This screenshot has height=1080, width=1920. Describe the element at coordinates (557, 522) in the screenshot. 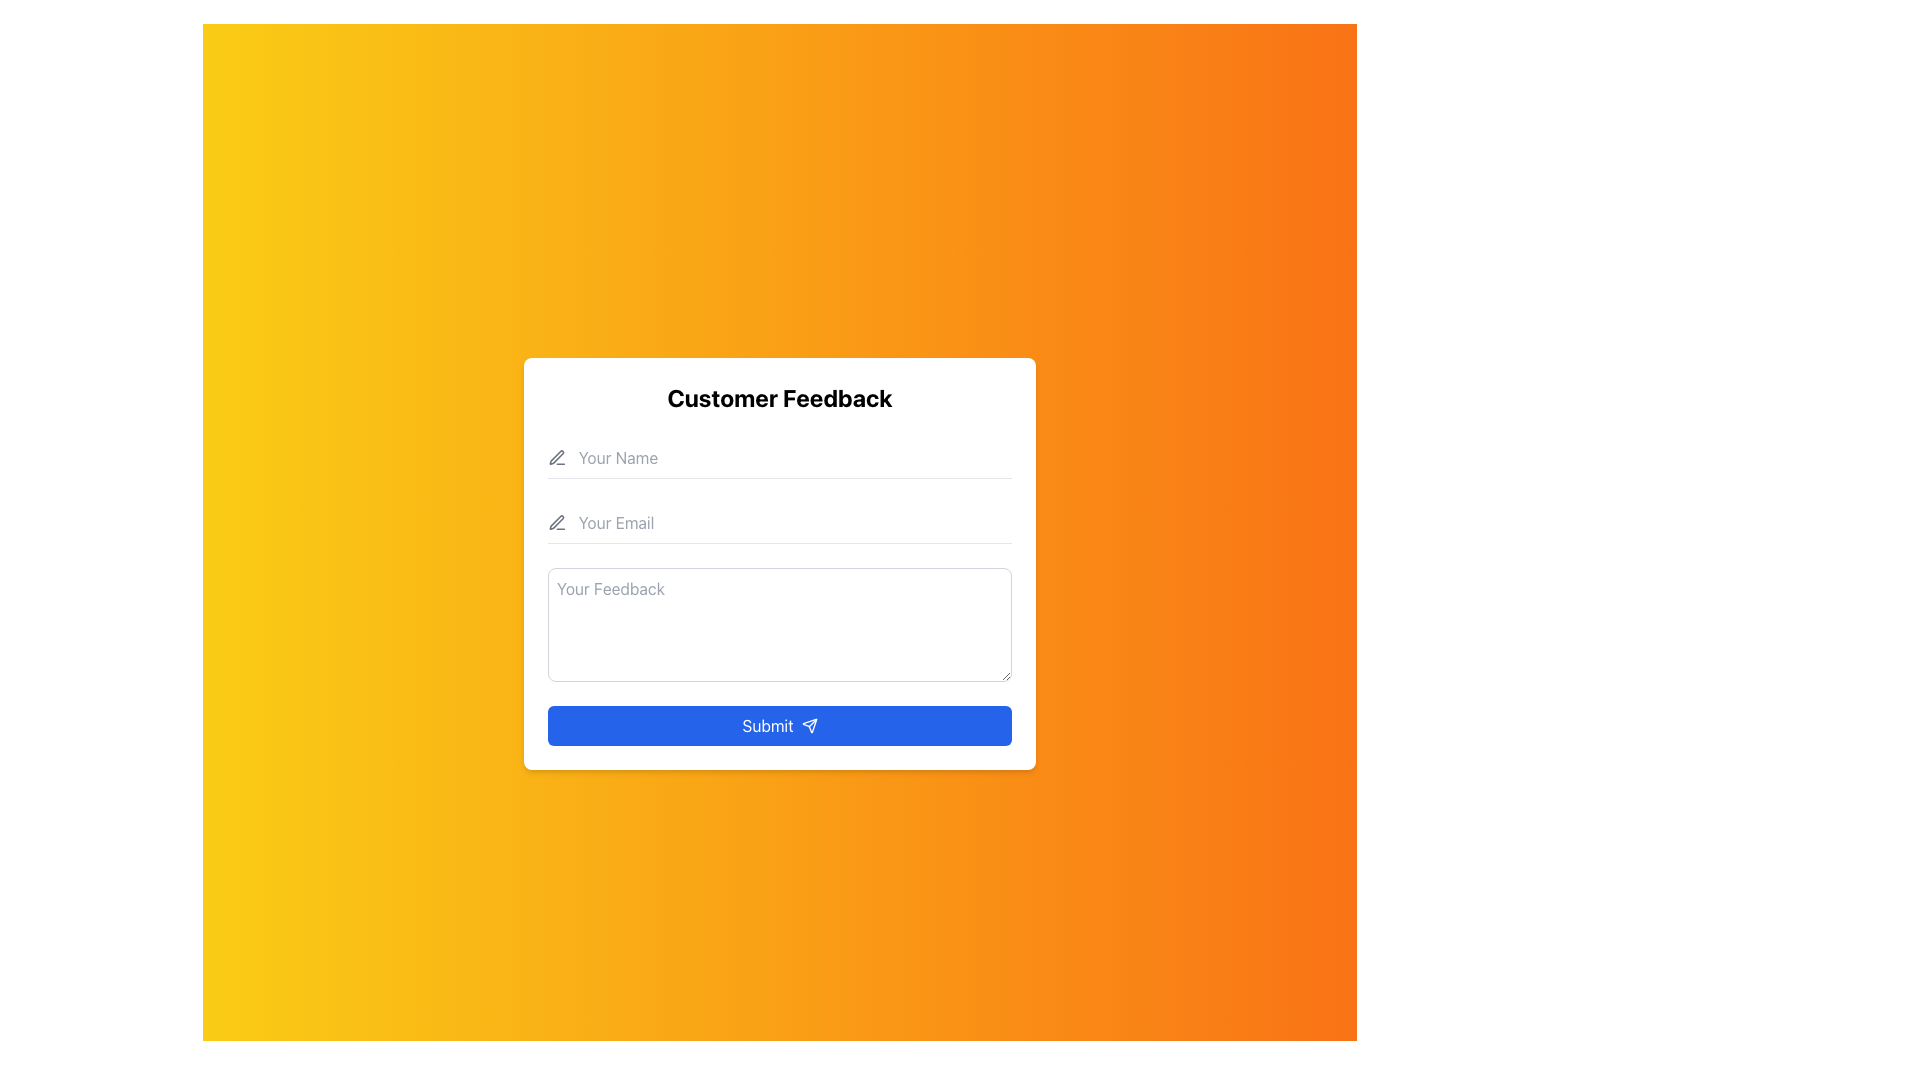

I see `the small pencil icon with a gray outline located to the left of the 'Your Email' text field` at that location.